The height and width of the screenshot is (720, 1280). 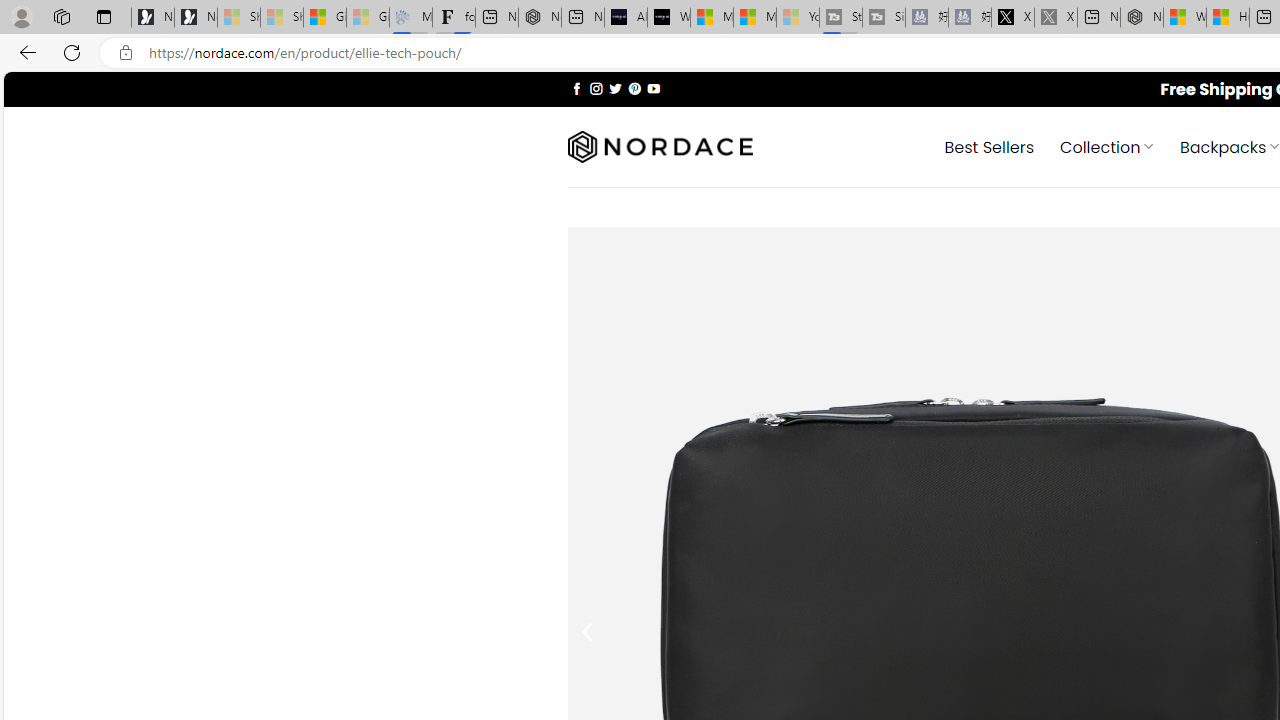 What do you see at coordinates (990, 145) in the screenshot?
I see `' Best Sellers'` at bounding box center [990, 145].